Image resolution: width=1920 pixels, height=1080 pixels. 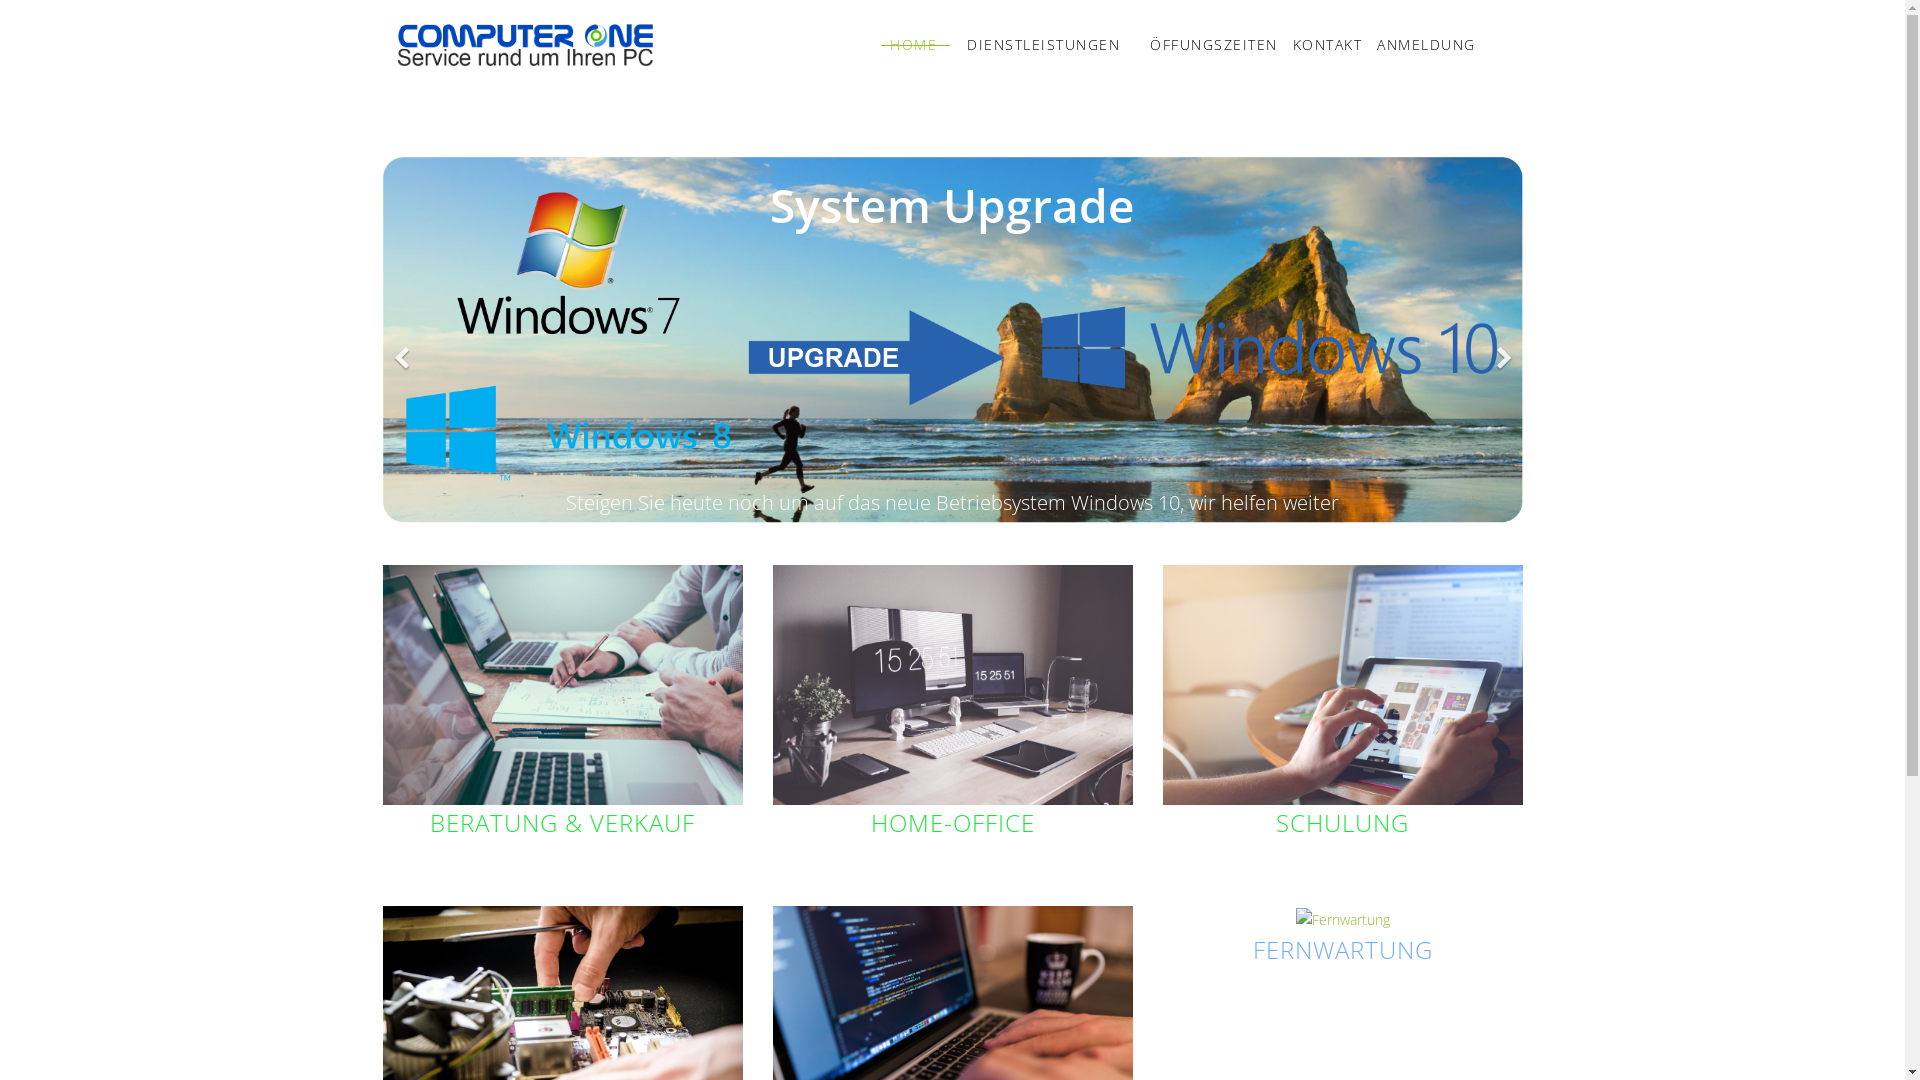 I want to click on 'HOME', so click(x=912, y=45).